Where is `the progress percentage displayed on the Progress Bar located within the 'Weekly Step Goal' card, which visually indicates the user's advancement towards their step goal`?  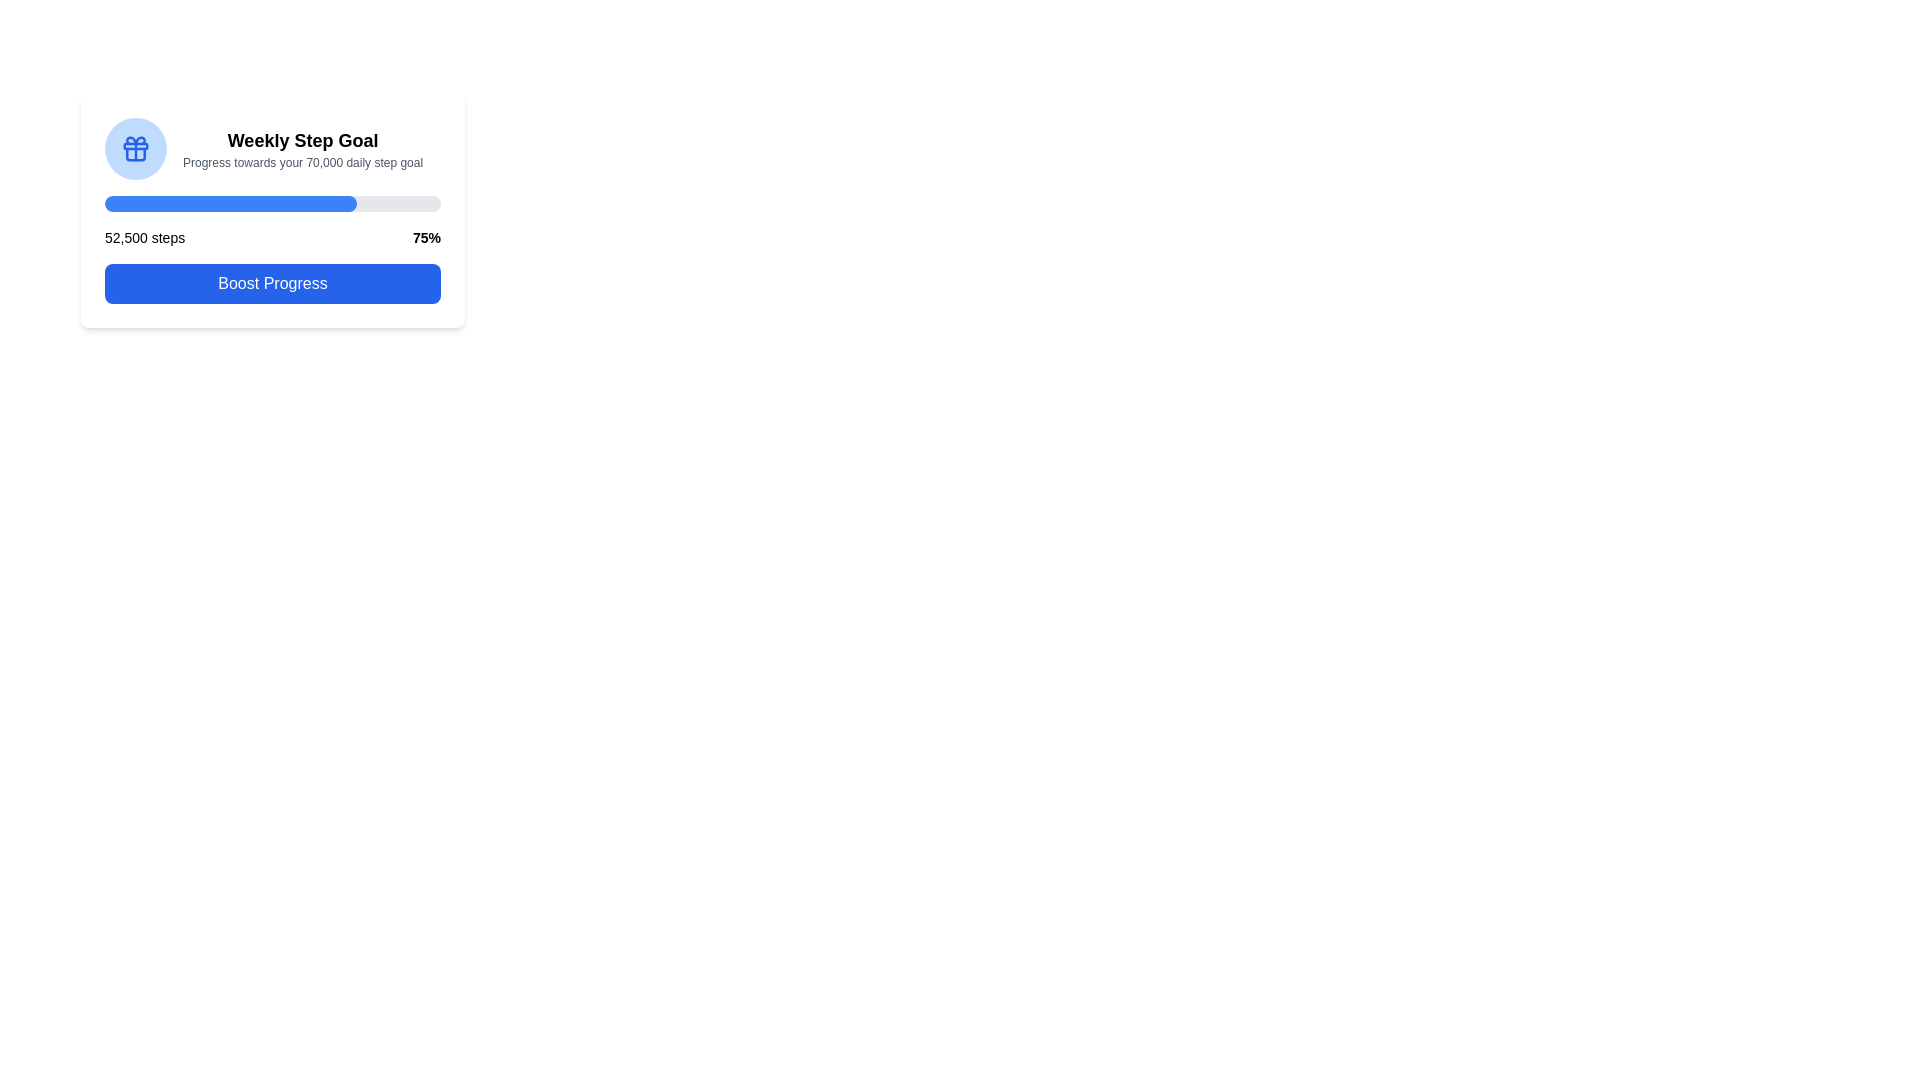
the progress percentage displayed on the Progress Bar located within the 'Weekly Step Goal' card, which visually indicates the user's advancement towards their step goal is located at coordinates (272, 204).